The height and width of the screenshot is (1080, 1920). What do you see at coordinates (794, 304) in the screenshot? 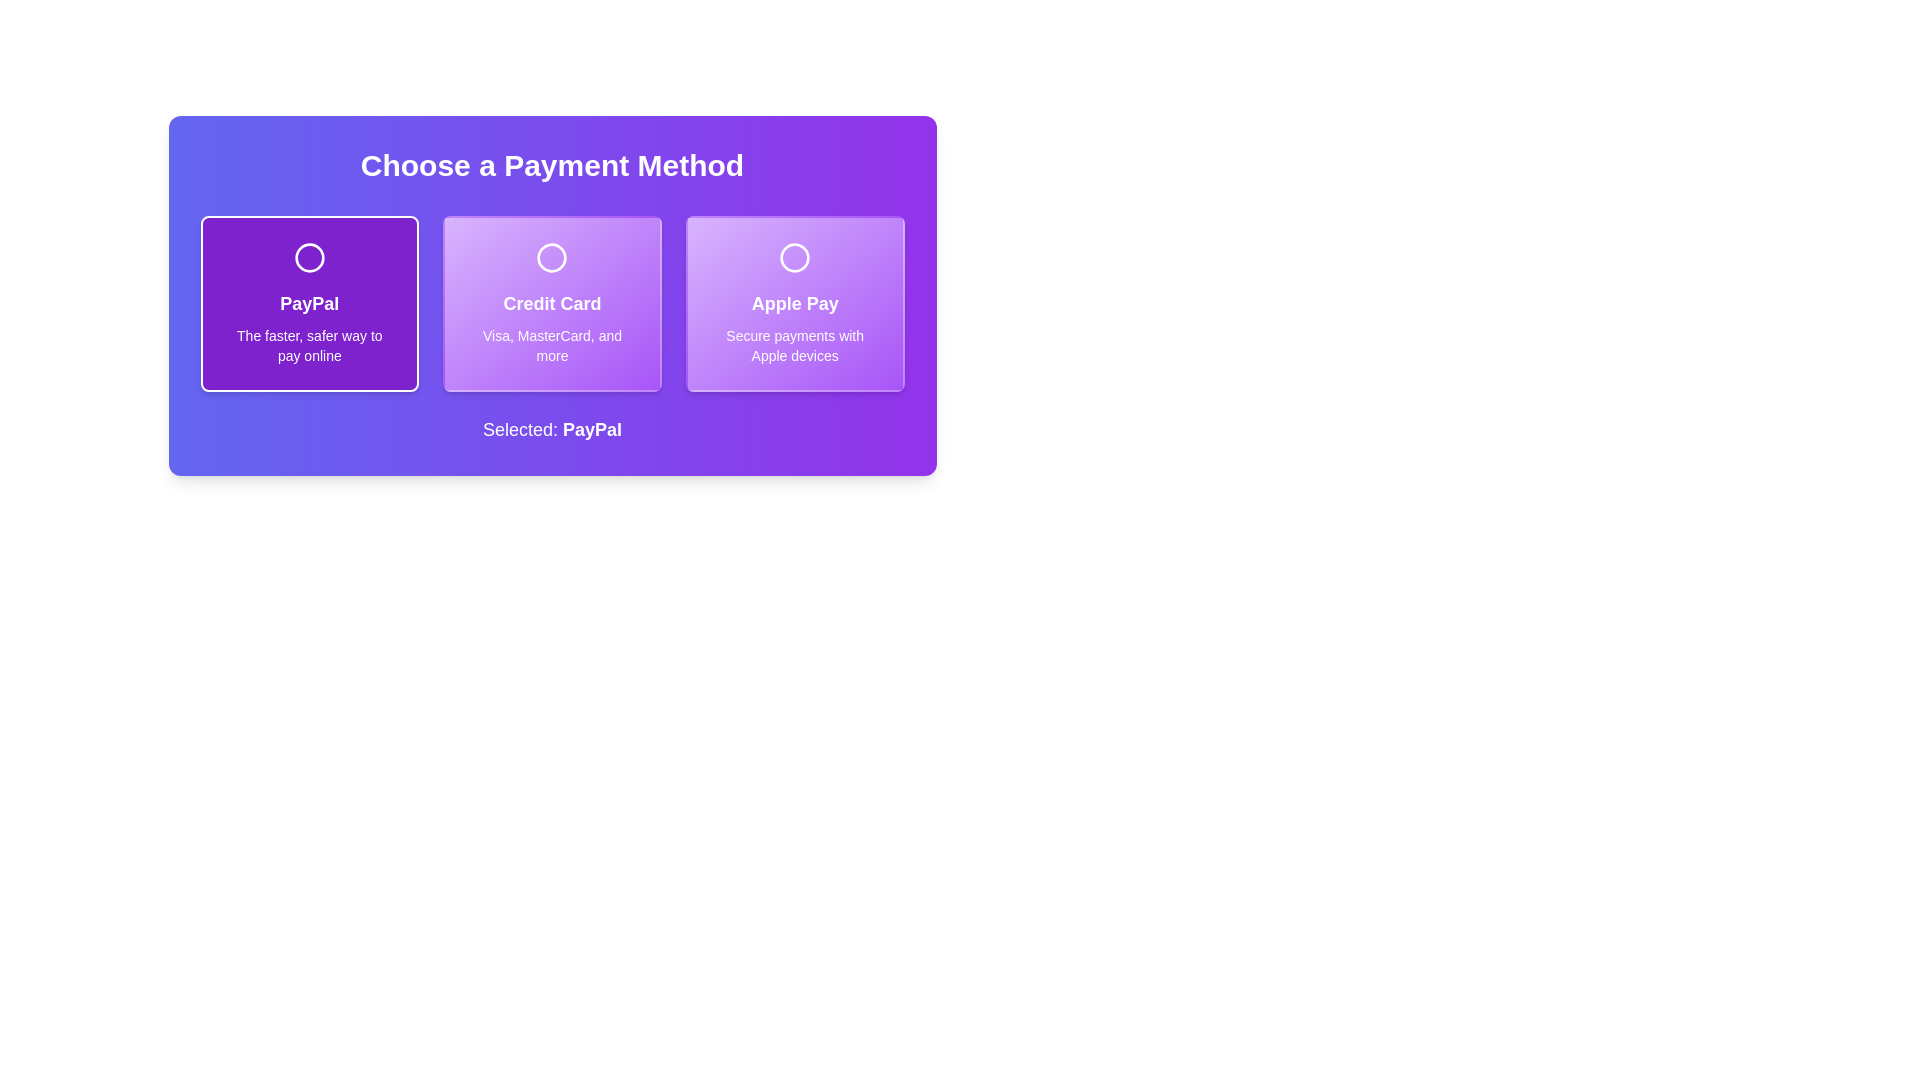
I see `the Apple Pay button, which is the third selectable payment method option` at bounding box center [794, 304].